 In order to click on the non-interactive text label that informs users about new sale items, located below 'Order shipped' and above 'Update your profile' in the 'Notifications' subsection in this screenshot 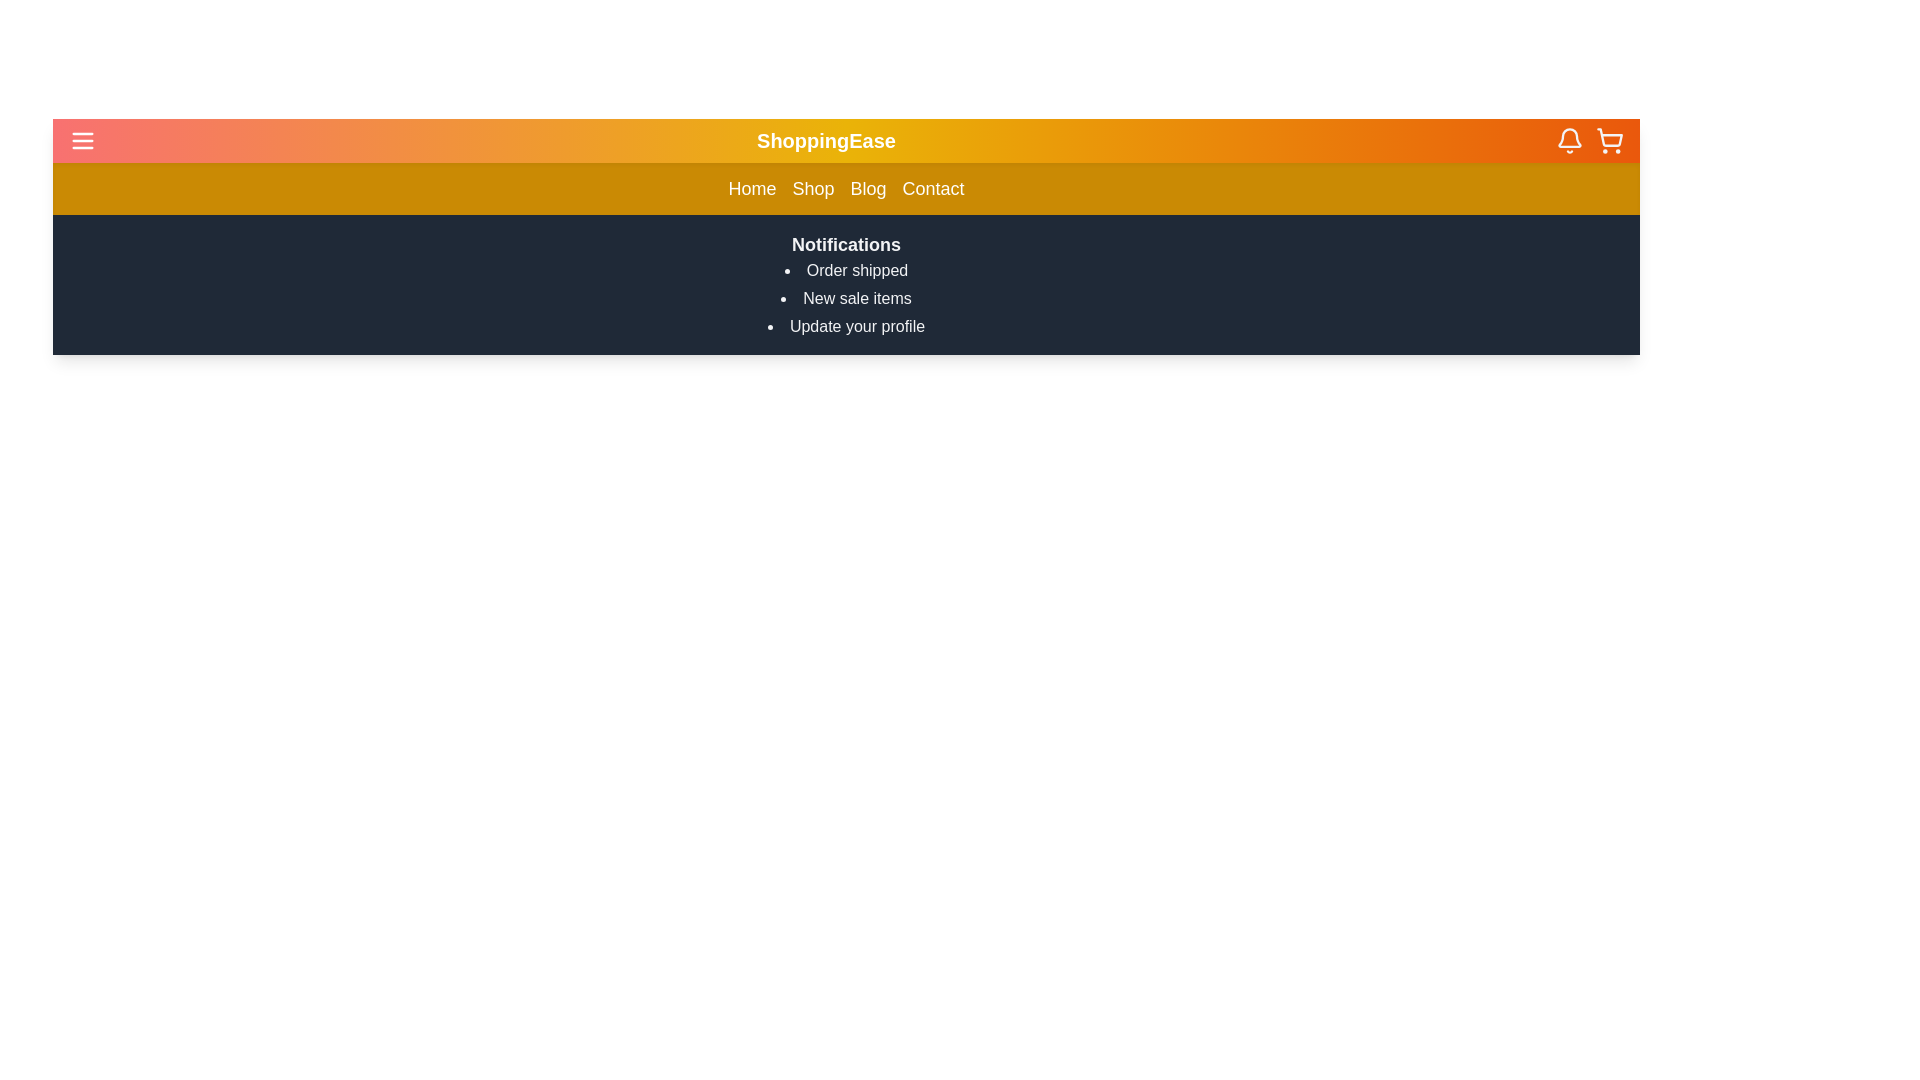, I will do `click(846, 299)`.